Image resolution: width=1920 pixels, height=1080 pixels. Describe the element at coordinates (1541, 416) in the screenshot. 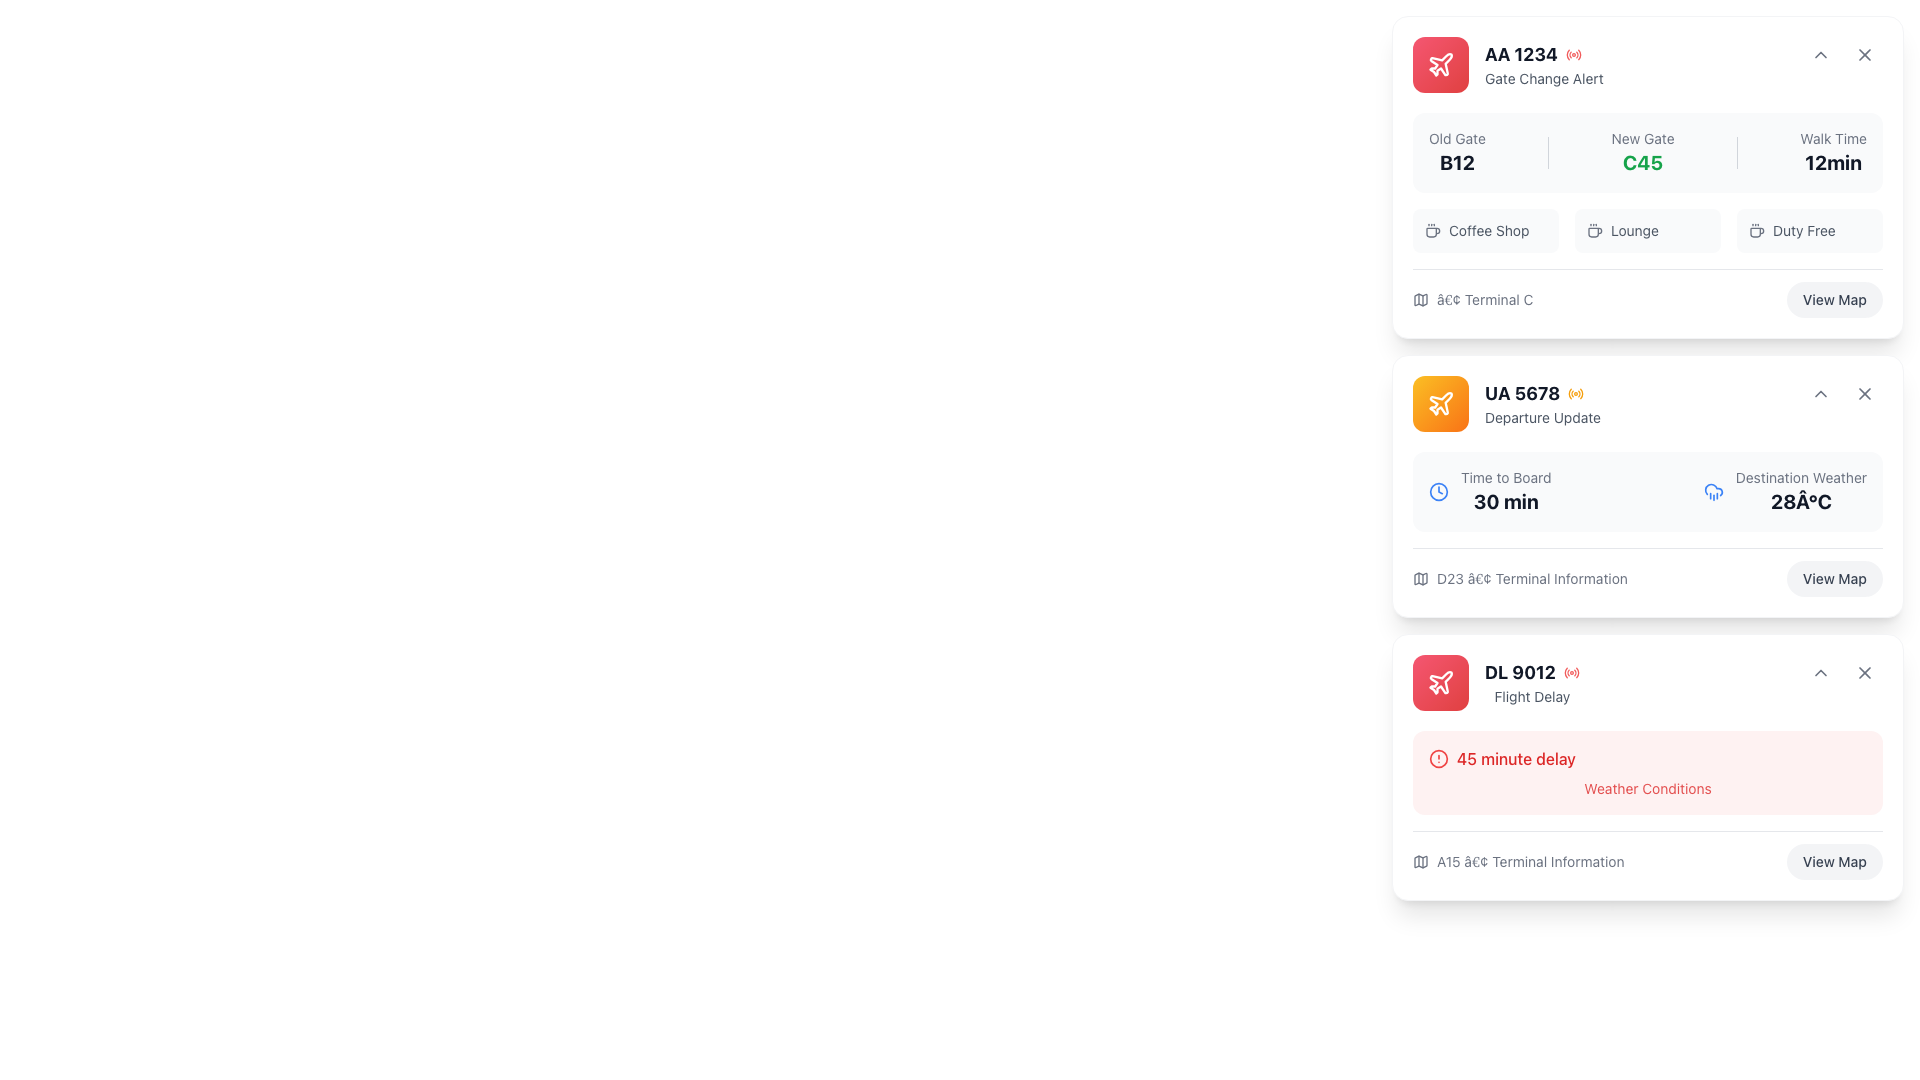

I see `the subtitle text label providing additional context about the 'UA 5678' flight, located directly below the 'UA 5678' label and icon within the card interface` at that location.